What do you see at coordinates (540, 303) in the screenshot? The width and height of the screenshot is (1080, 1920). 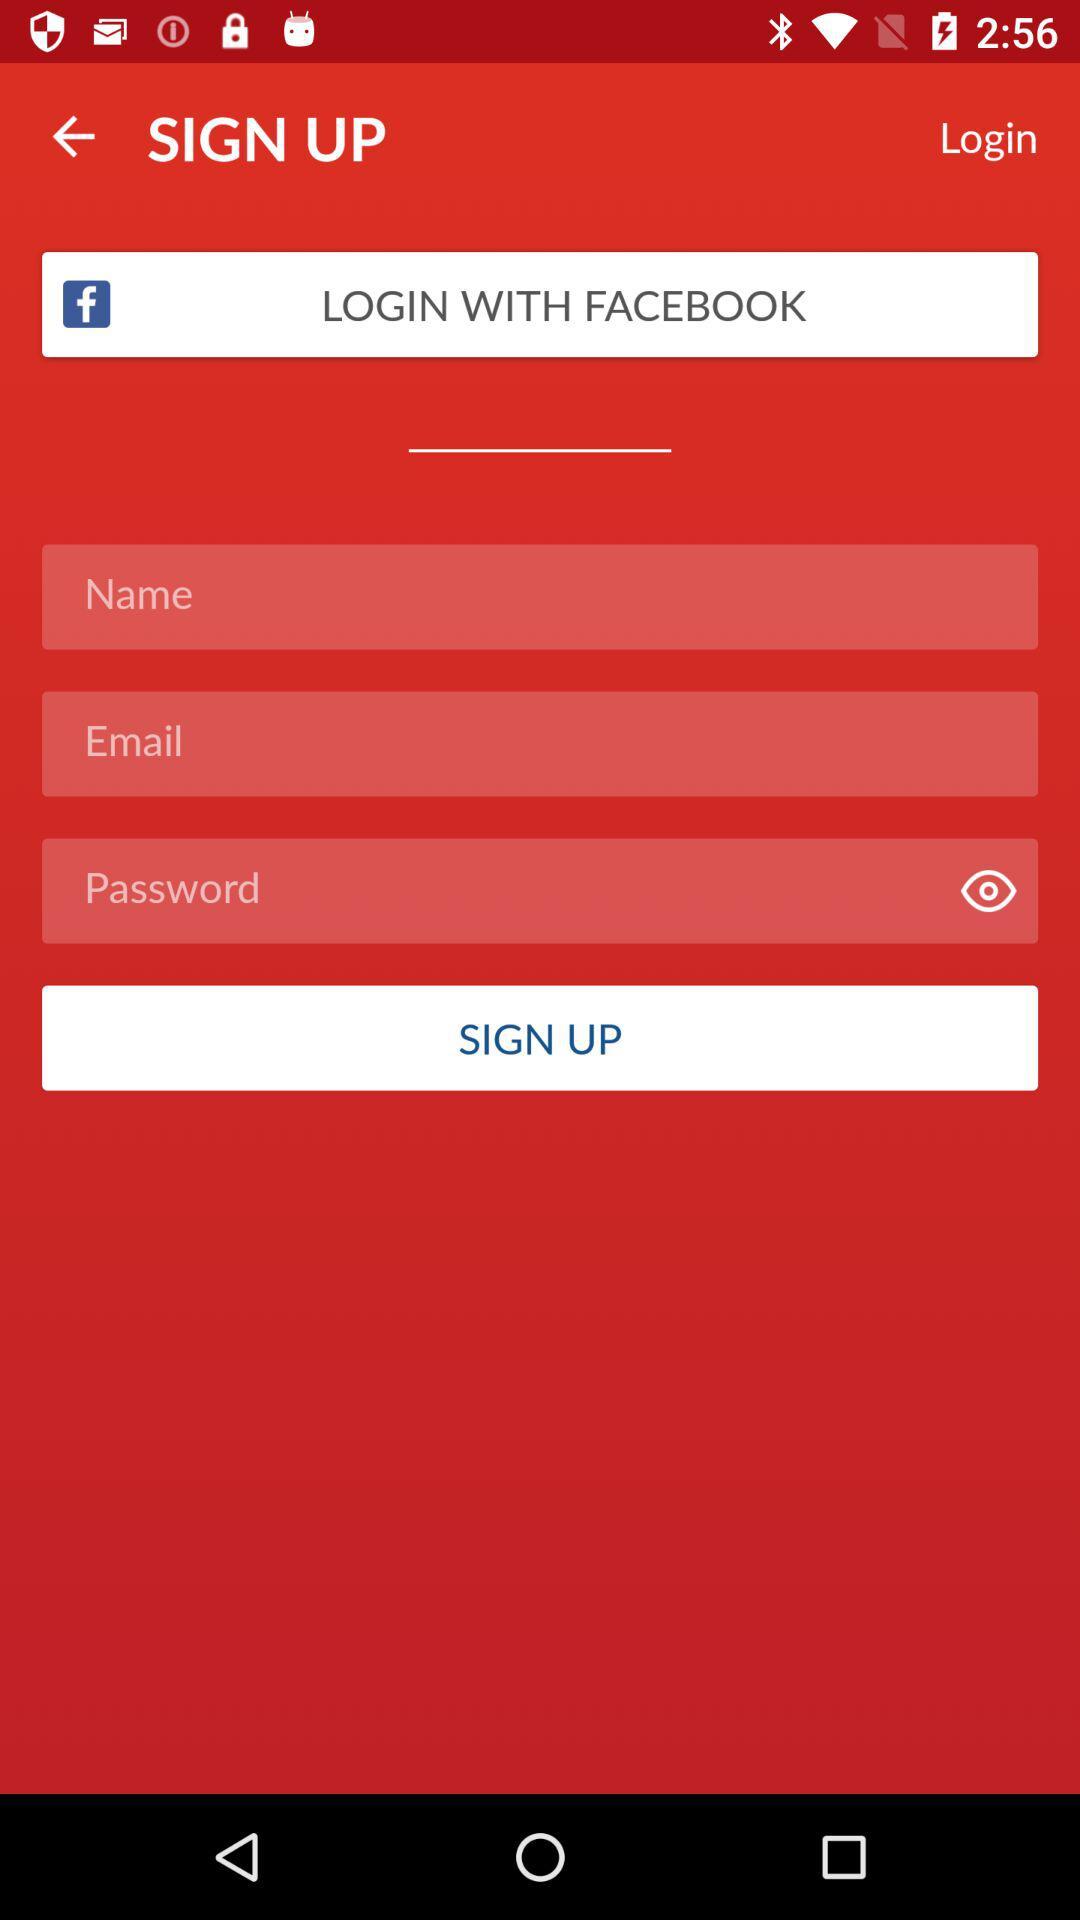 I see `the login with facebook` at bounding box center [540, 303].